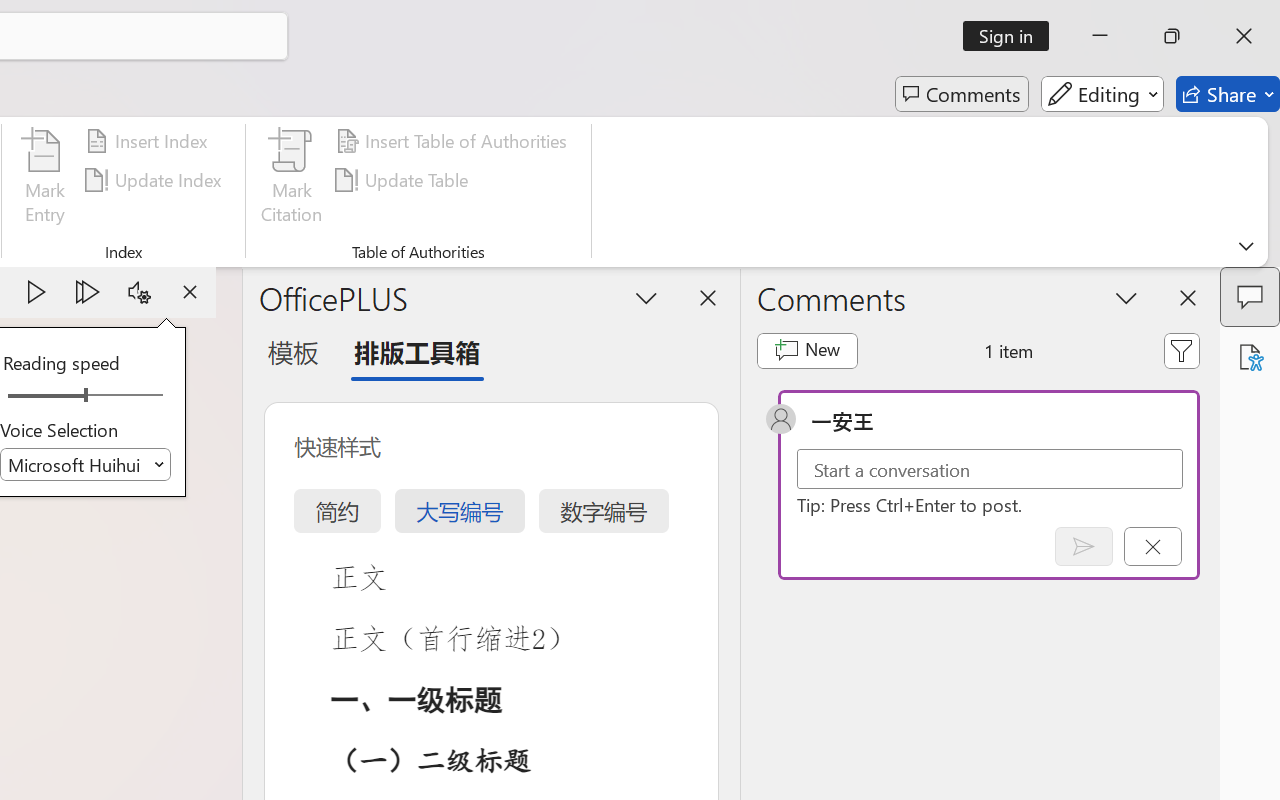 The height and width of the screenshot is (800, 1280). Describe the element at coordinates (138, 292) in the screenshot. I see `'Settings'` at that location.